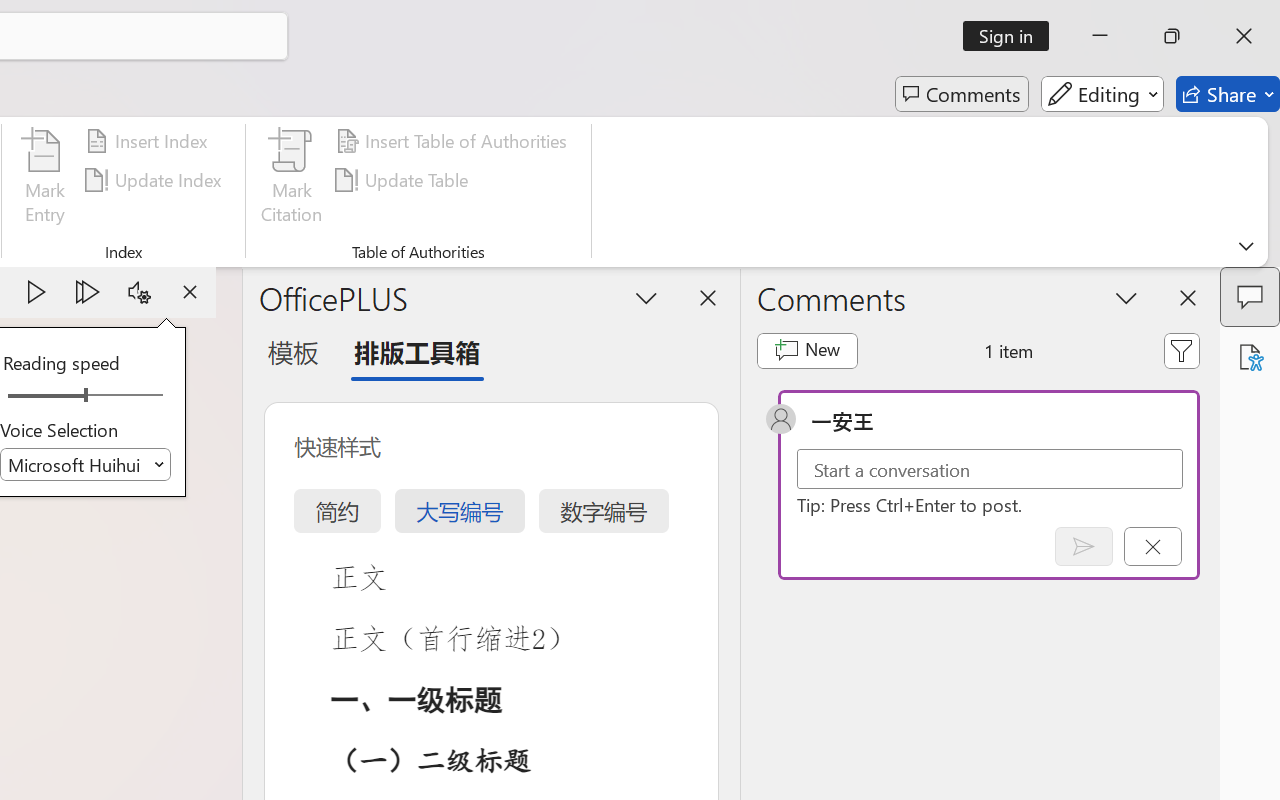 The height and width of the screenshot is (800, 1280). Describe the element at coordinates (138, 292) in the screenshot. I see `'Settings'` at that location.